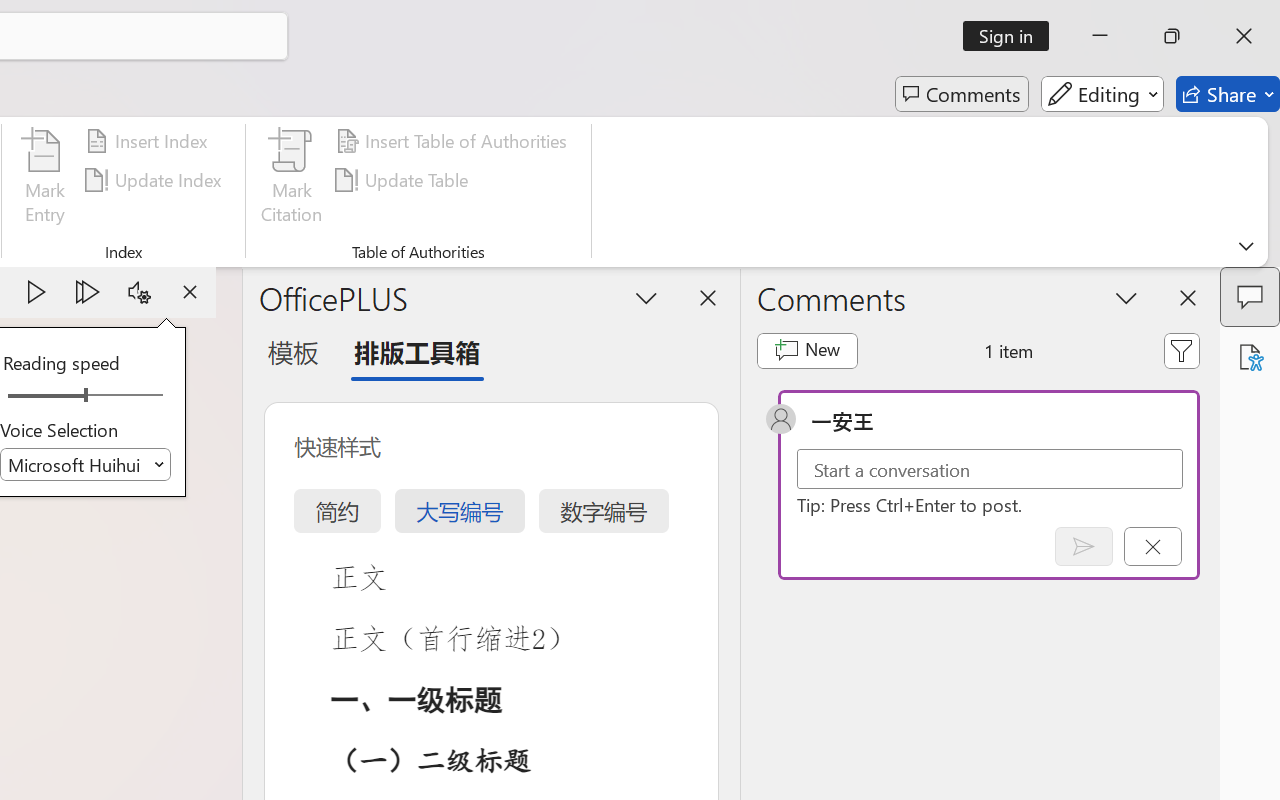 The height and width of the screenshot is (800, 1280). Describe the element at coordinates (138, 292) in the screenshot. I see `'Settings'` at that location.